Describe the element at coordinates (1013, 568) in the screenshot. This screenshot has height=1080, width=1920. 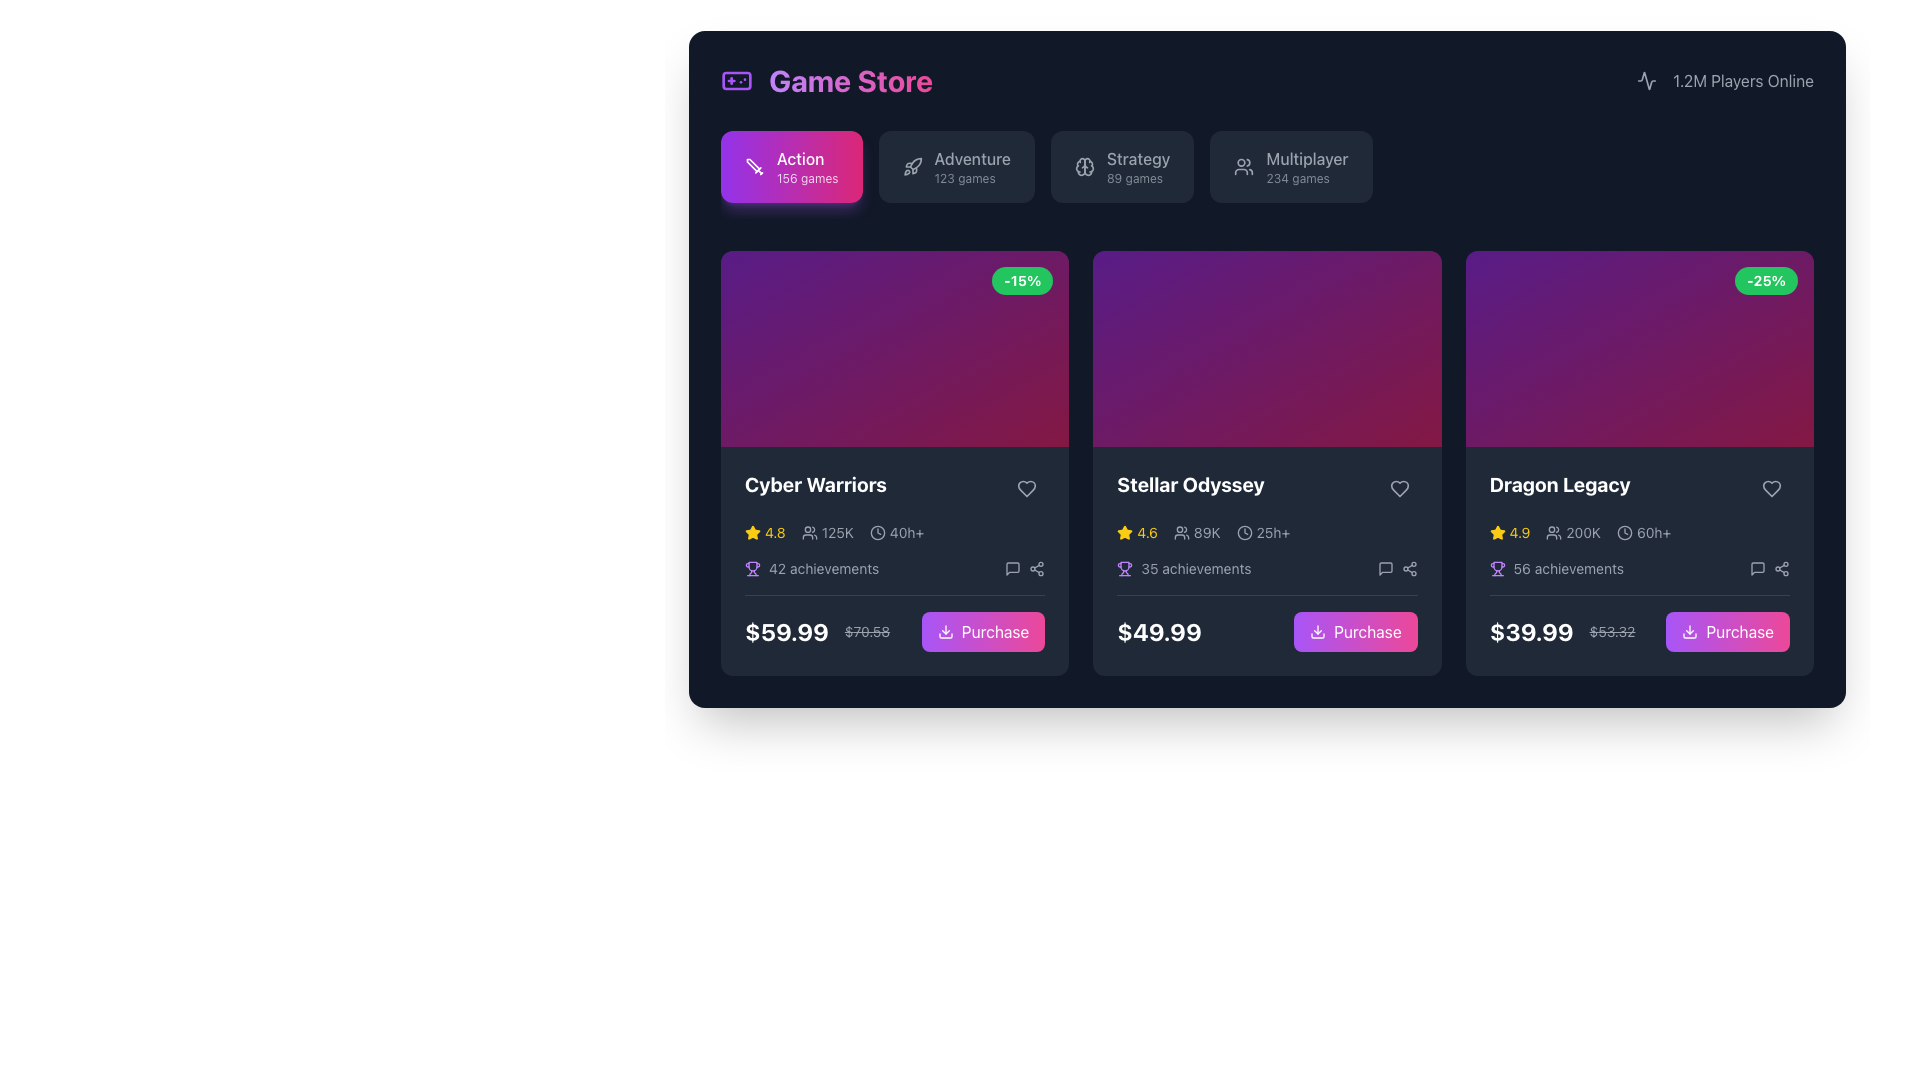
I see `the comment icon in the bottom-right segment of the 'Cyber Warriors' game card` at that location.